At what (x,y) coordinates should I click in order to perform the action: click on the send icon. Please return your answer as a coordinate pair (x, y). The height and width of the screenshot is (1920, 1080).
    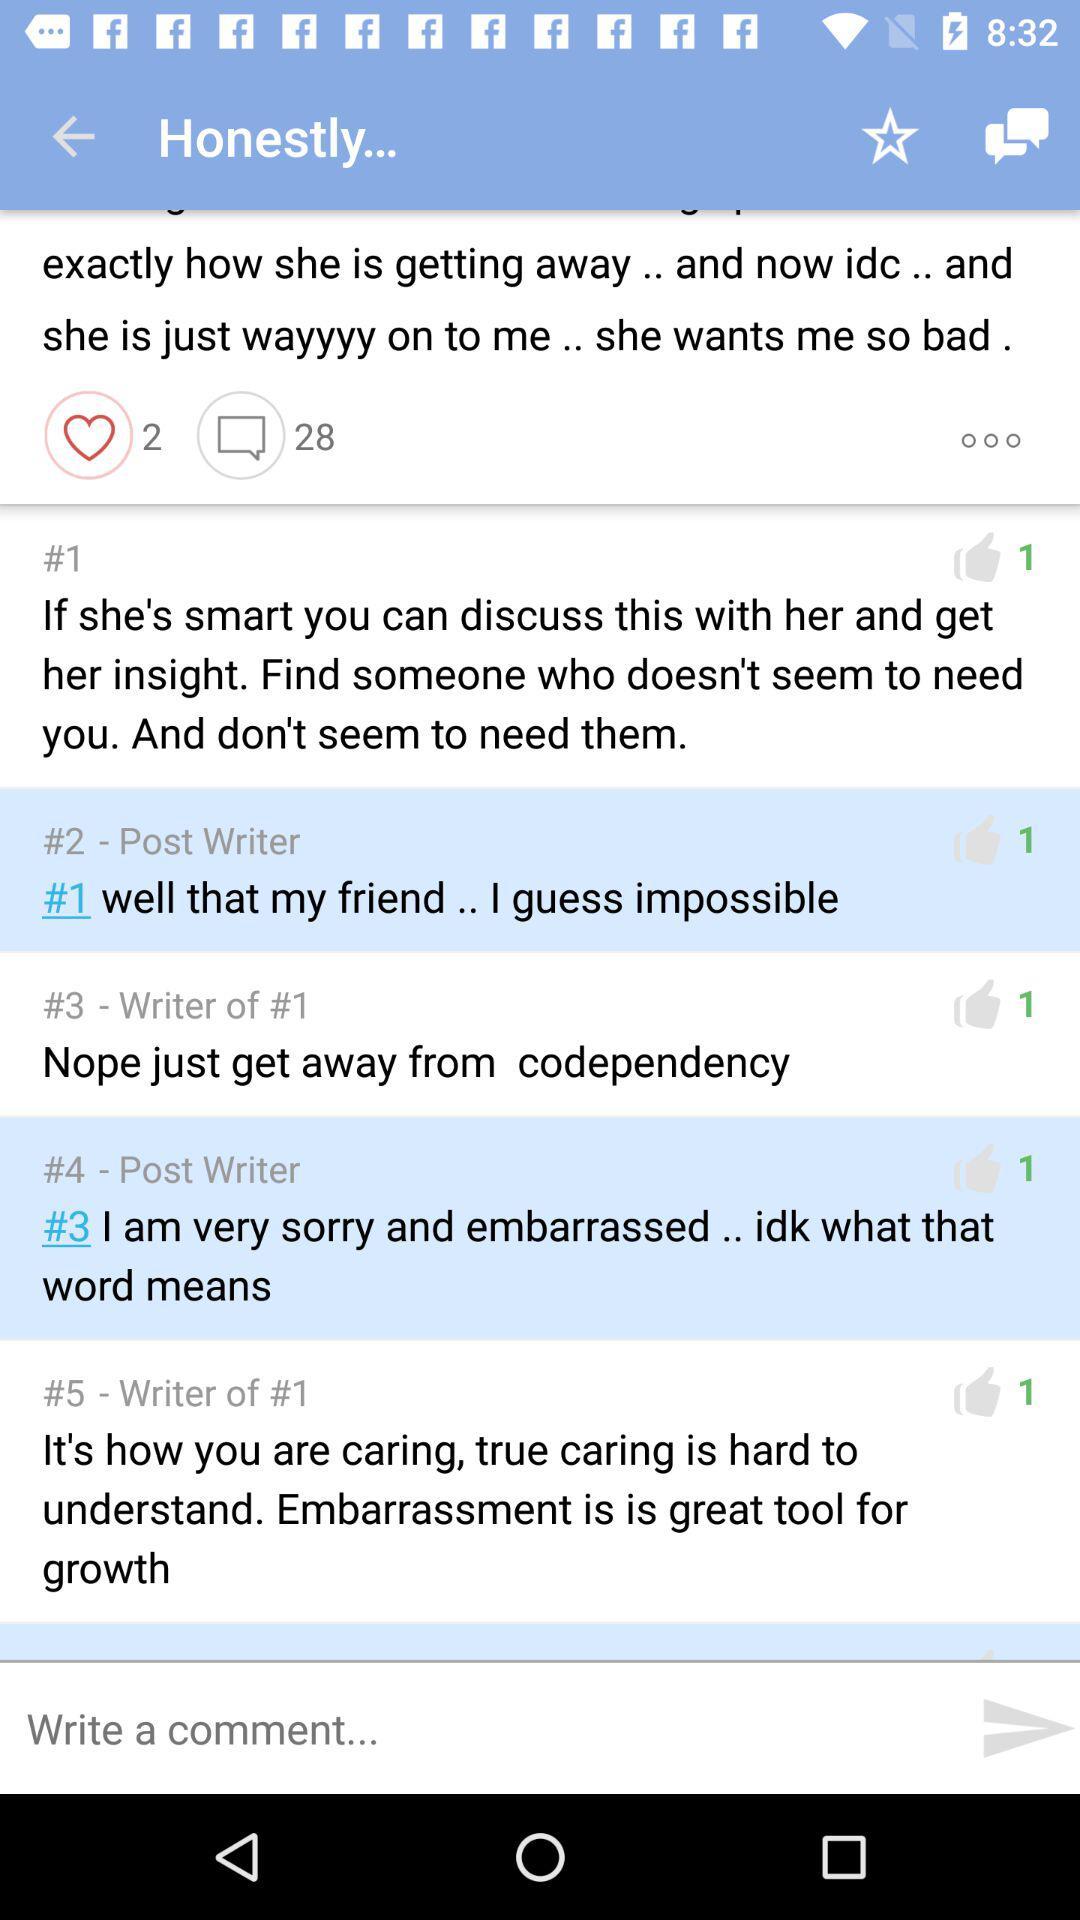
    Looking at the image, I should click on (1027, 1727).